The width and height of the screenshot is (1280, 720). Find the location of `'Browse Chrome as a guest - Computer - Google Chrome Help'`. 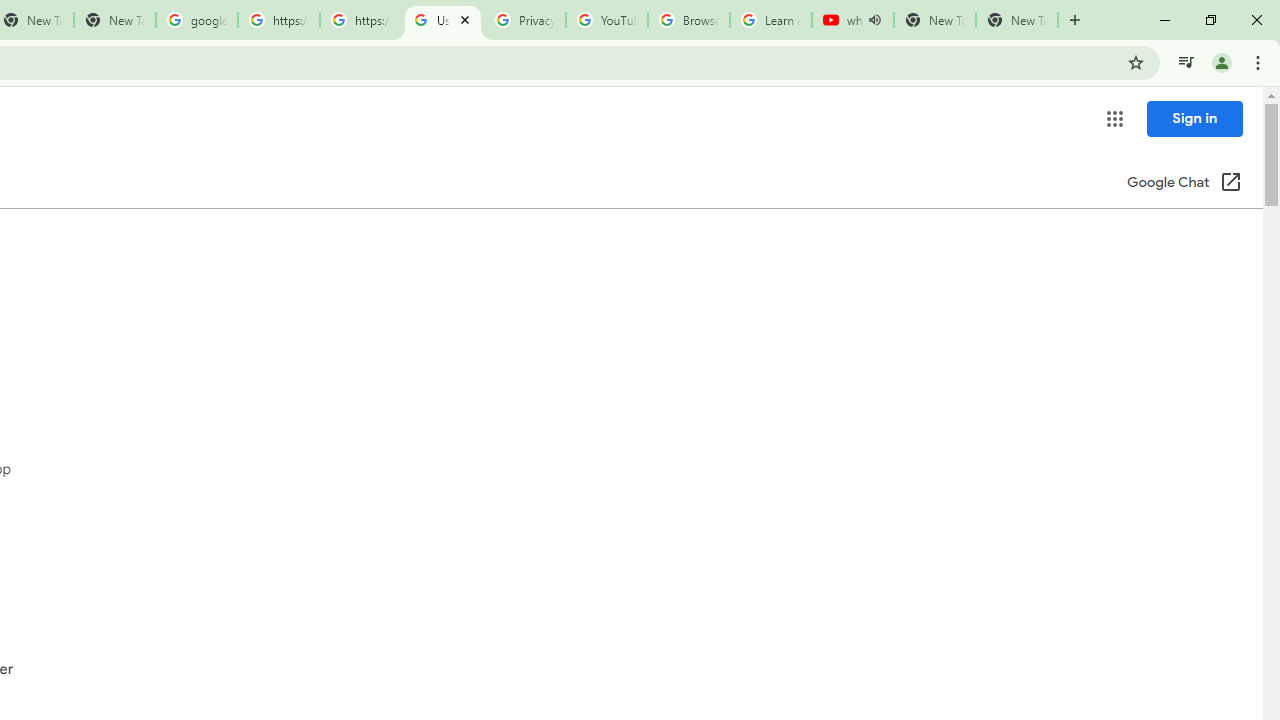

'Browse Chrome as a guest - Computer - Google Chrome Help' is located at coordinates (688, 20).